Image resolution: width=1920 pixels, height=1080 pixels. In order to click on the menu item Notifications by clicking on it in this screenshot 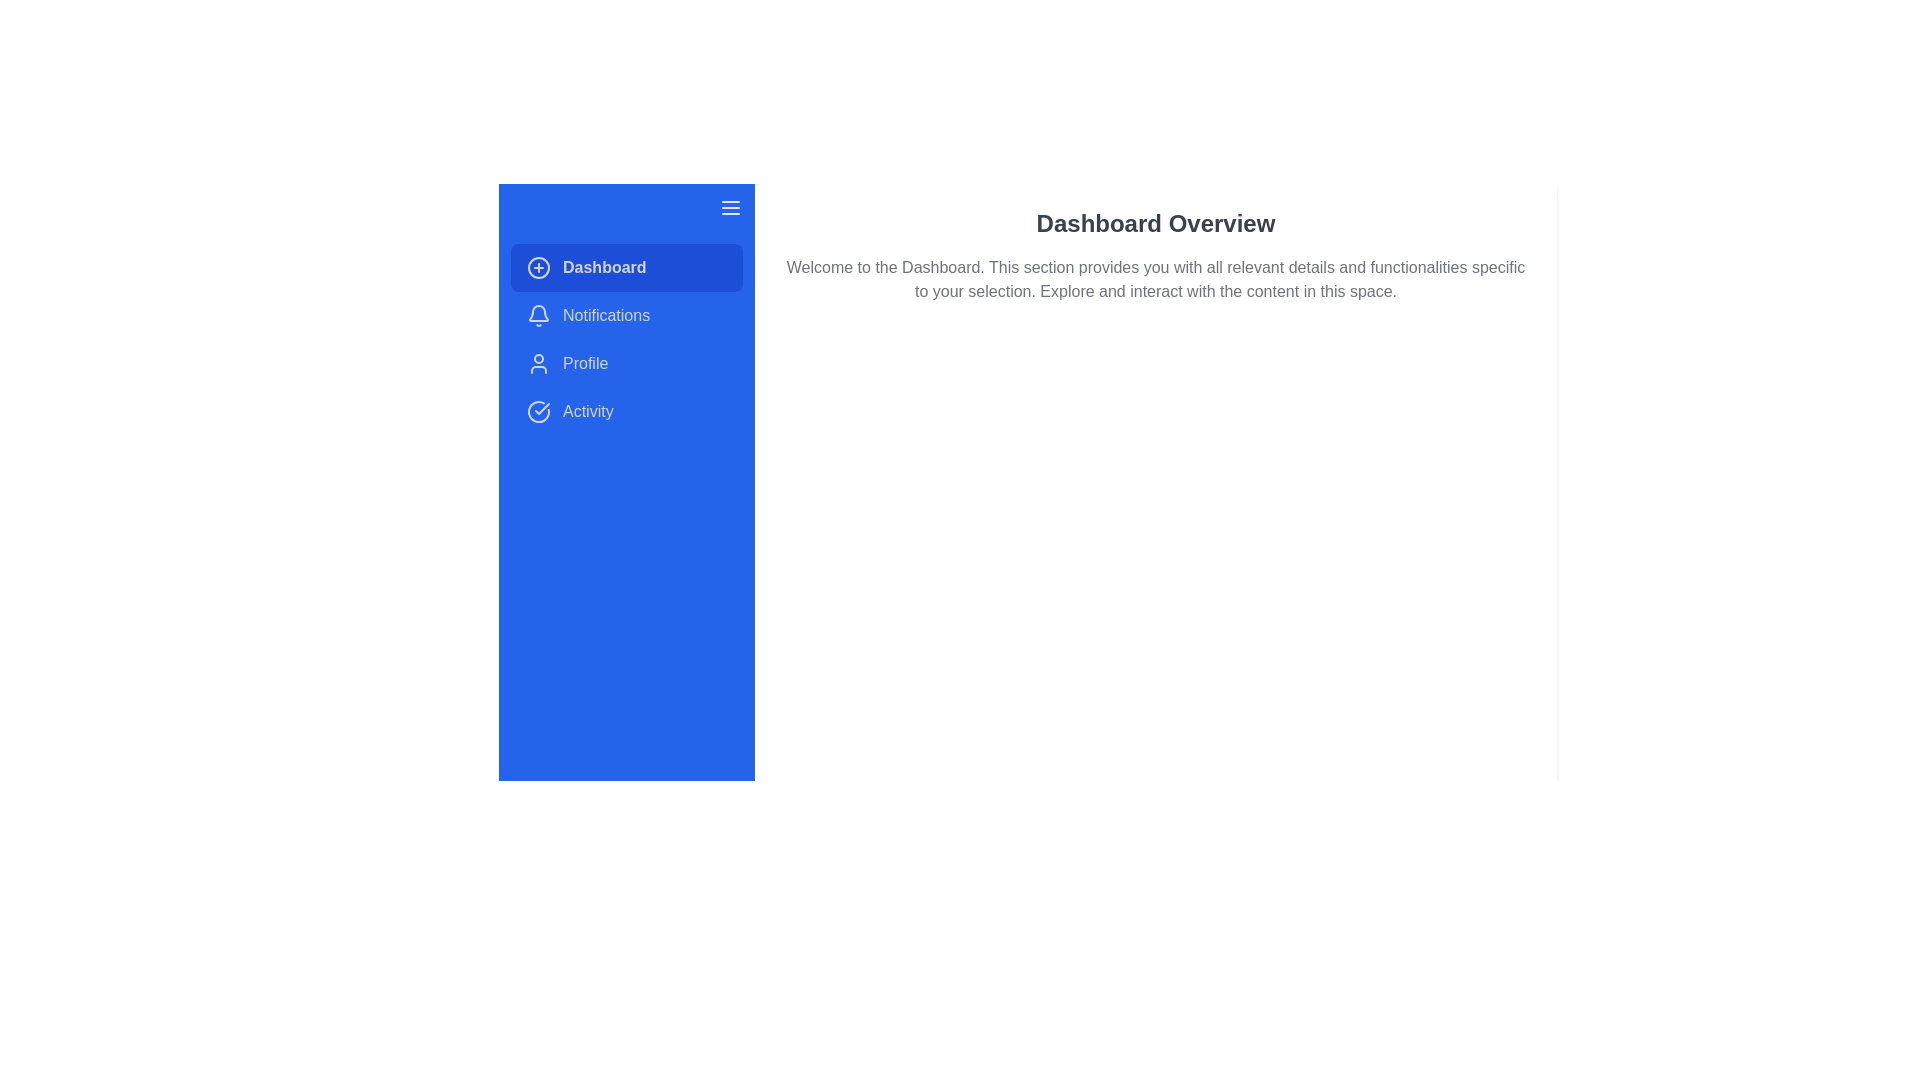, I will do `click(626, 315)`.